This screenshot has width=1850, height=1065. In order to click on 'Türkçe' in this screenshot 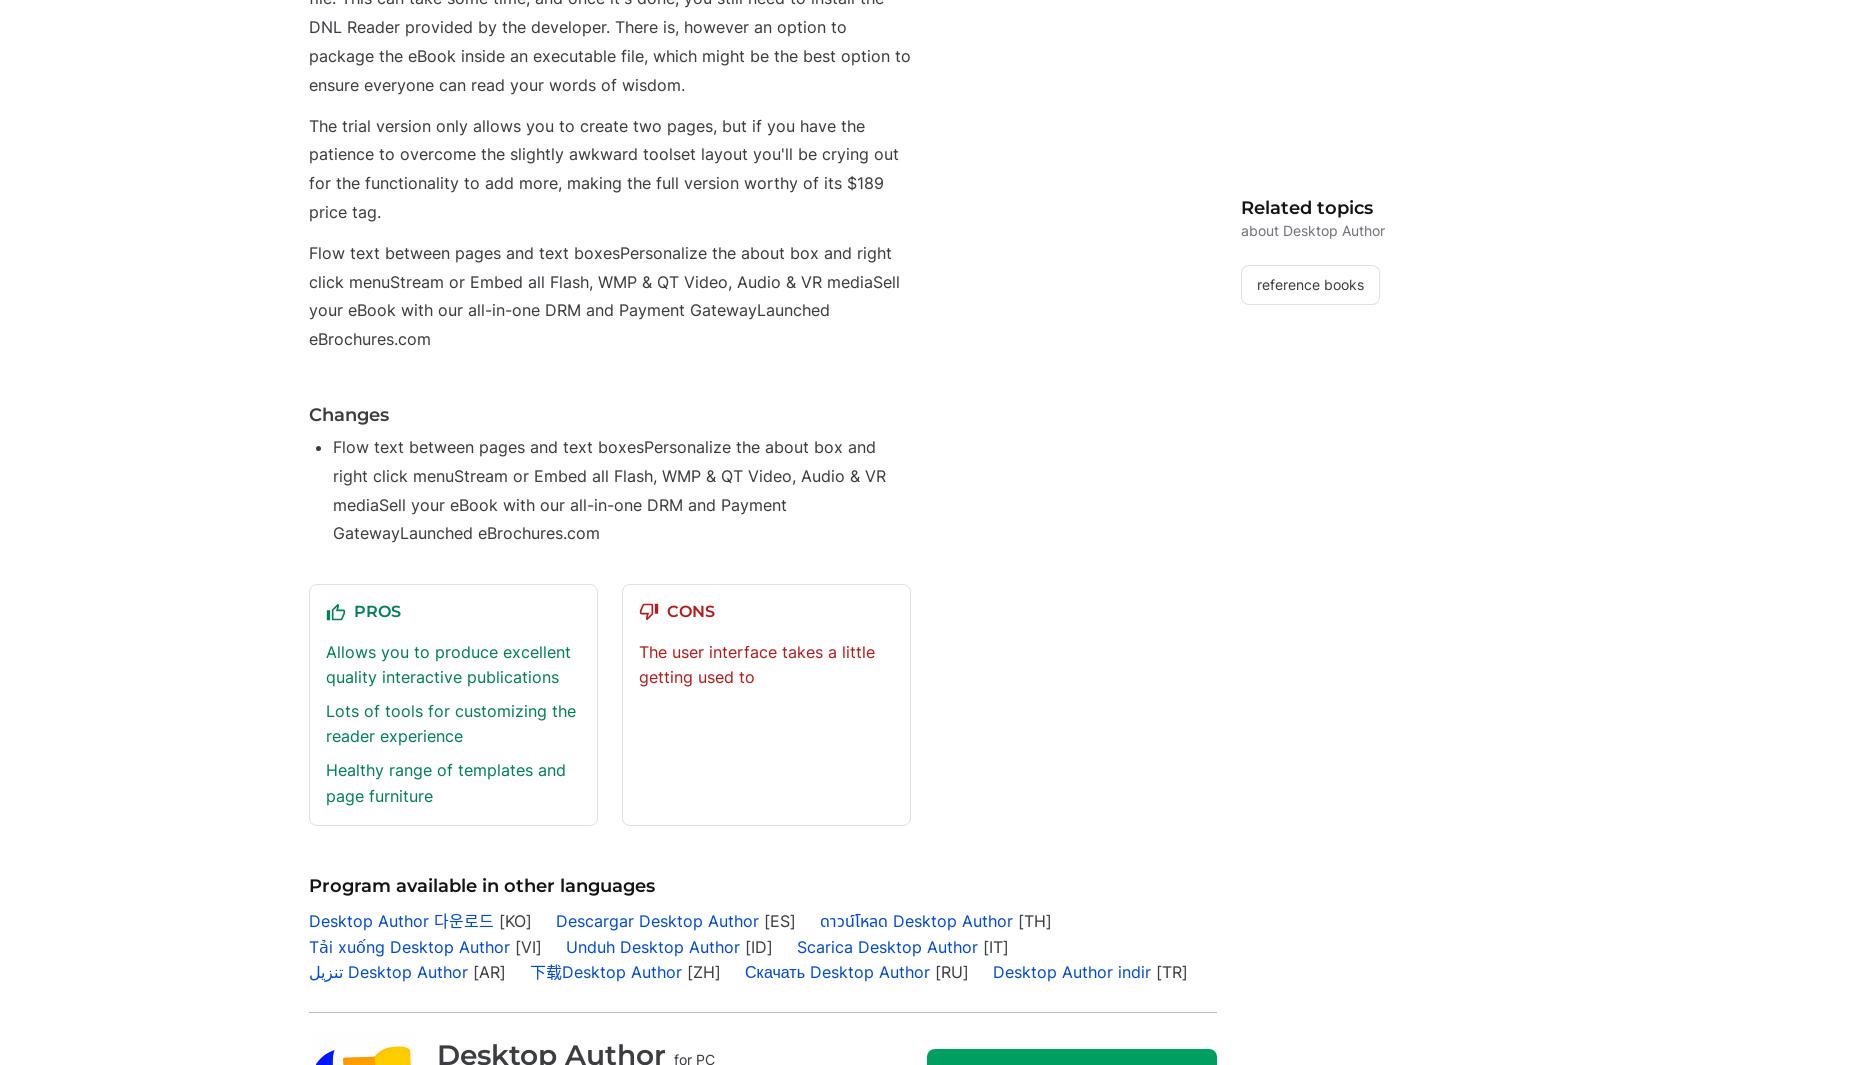, I will do `click(330, 185)`.